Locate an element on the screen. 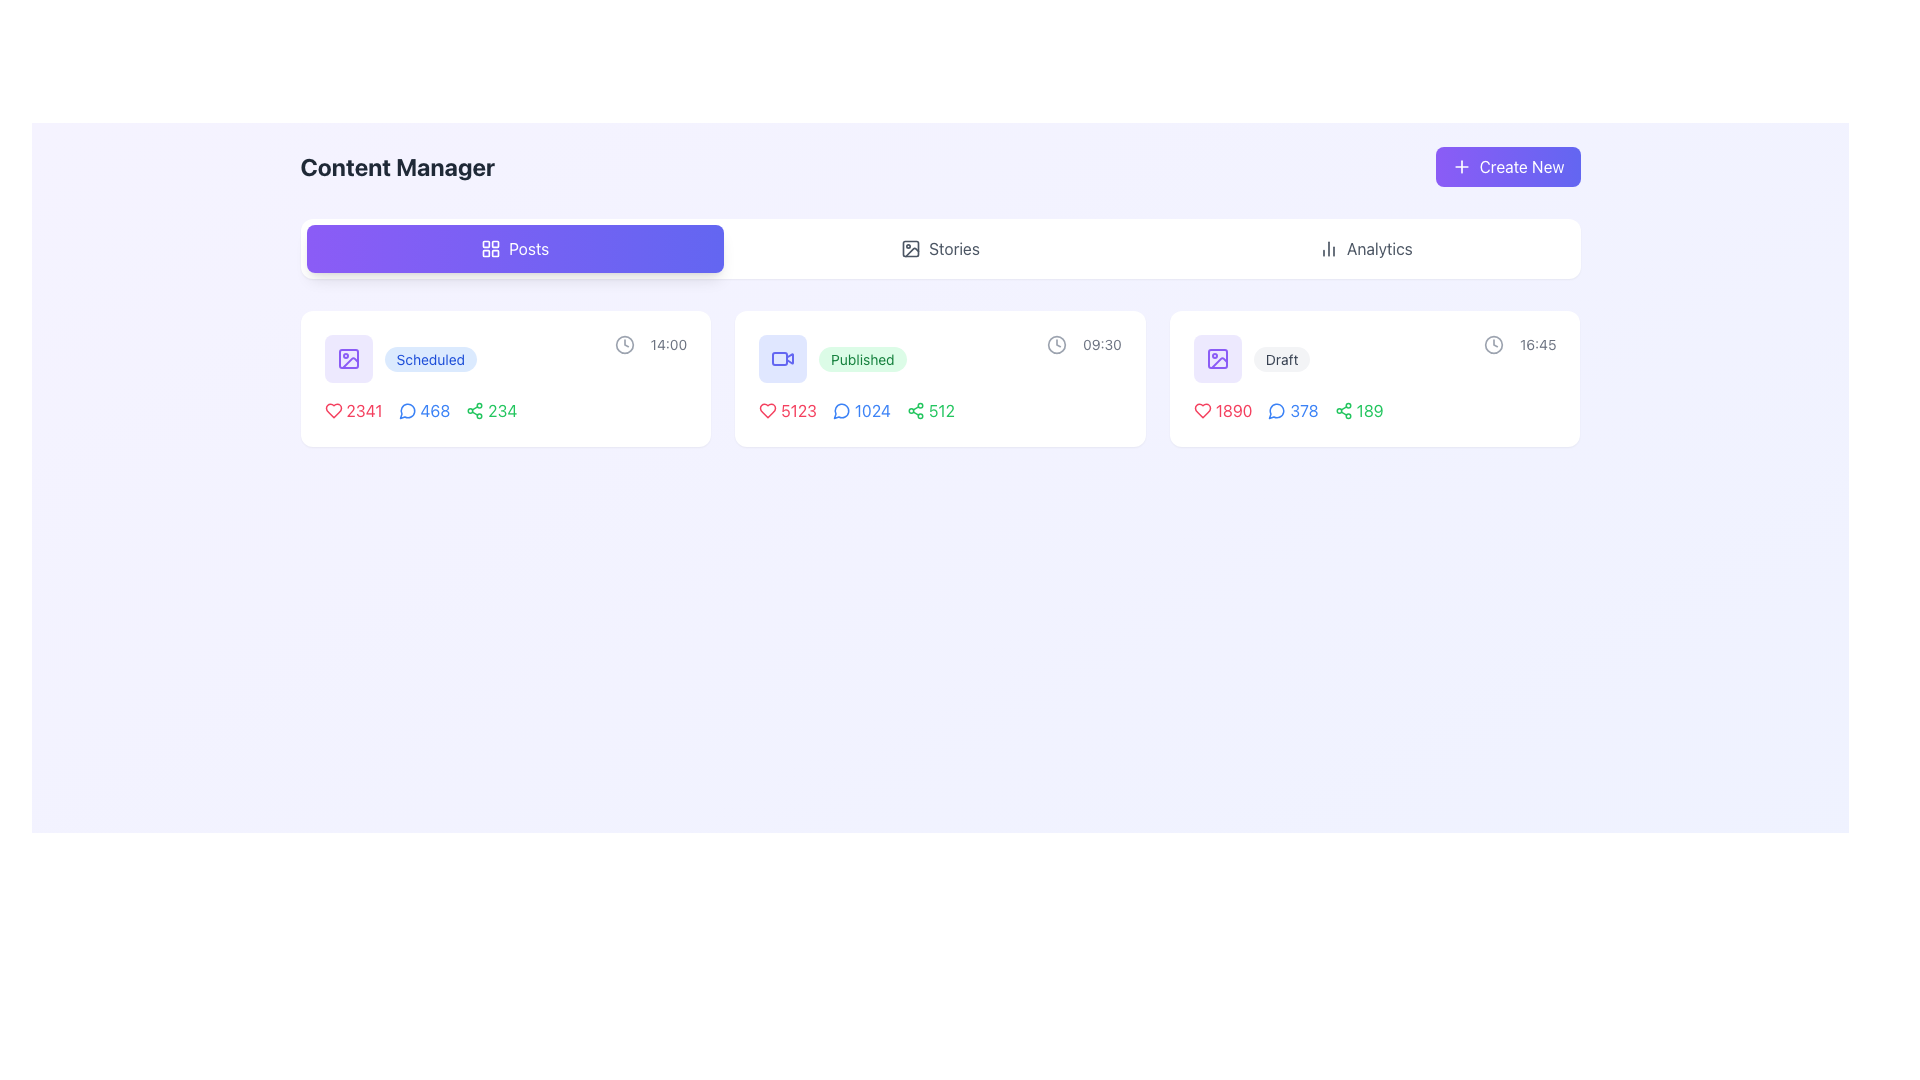 This screenshot has height=1080, width=1920. the light blue pill-shaped label with the text 'Scheduled' in bold blue font, located next to an image icon in the leftmost white card under the 'Posts' tab in the Content Manager interface is located at coordinates (400, 357).